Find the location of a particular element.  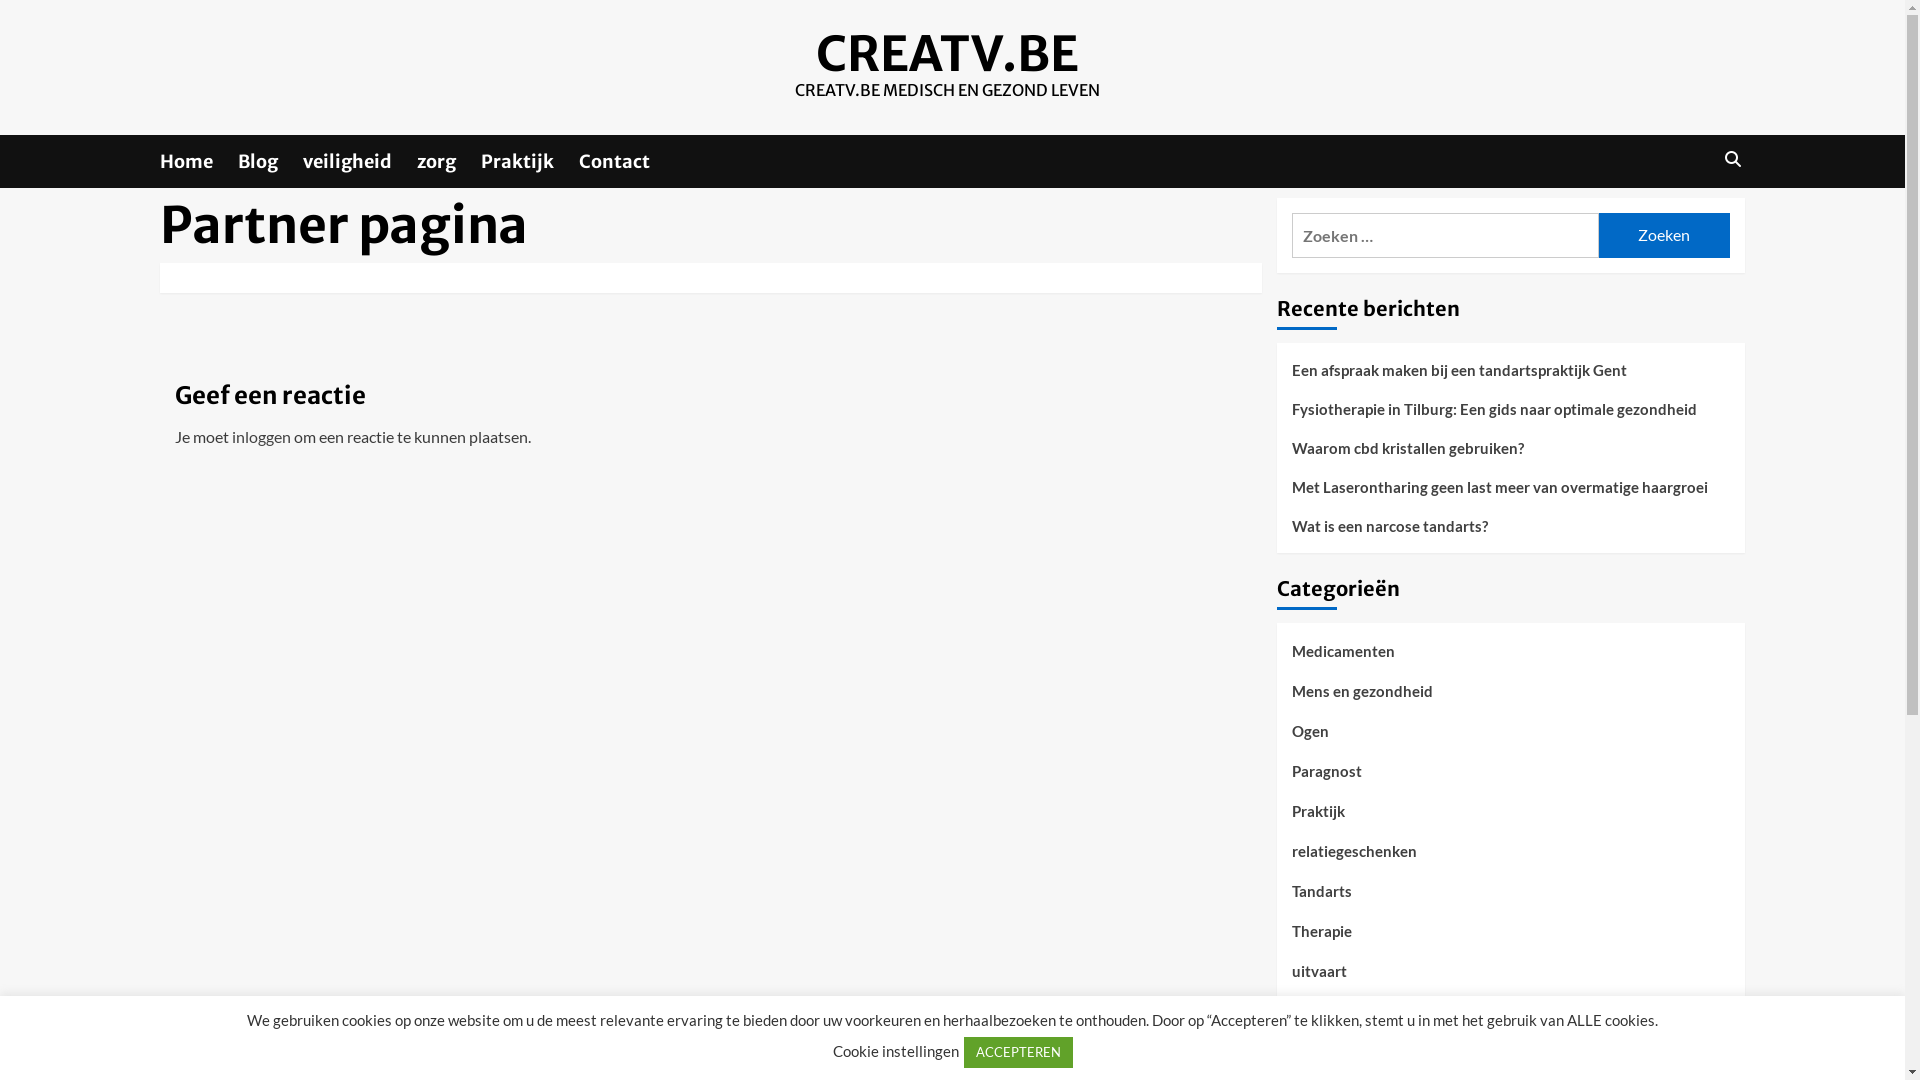

'Ogen' is located at coordinates (1310, 738).